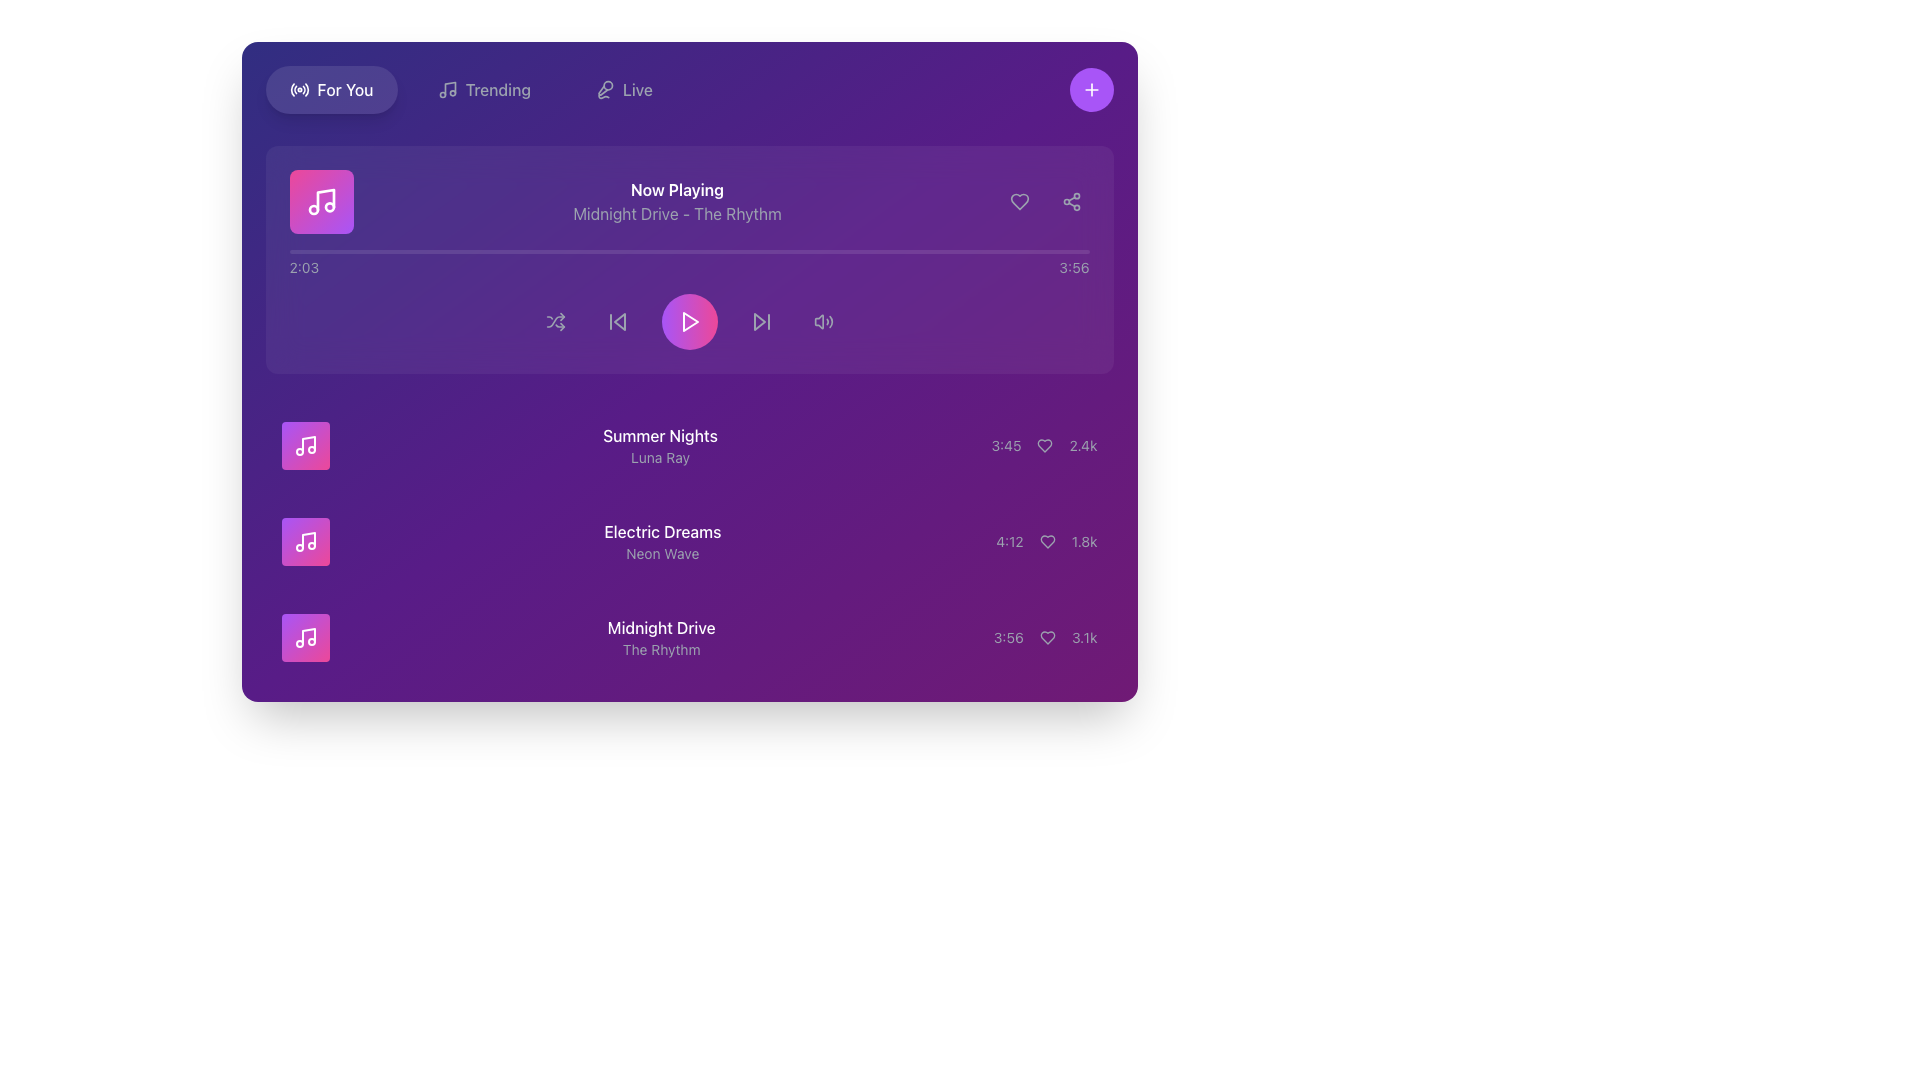 Image resolution: width=1920 pixels, height=1080 pixels. What do you see at coordinates (1070, 201) in the screenshot?
I see `the circular button with a sharing icon, located at the top-right corner of the music playing interface` at bounding box center [1070, 201].